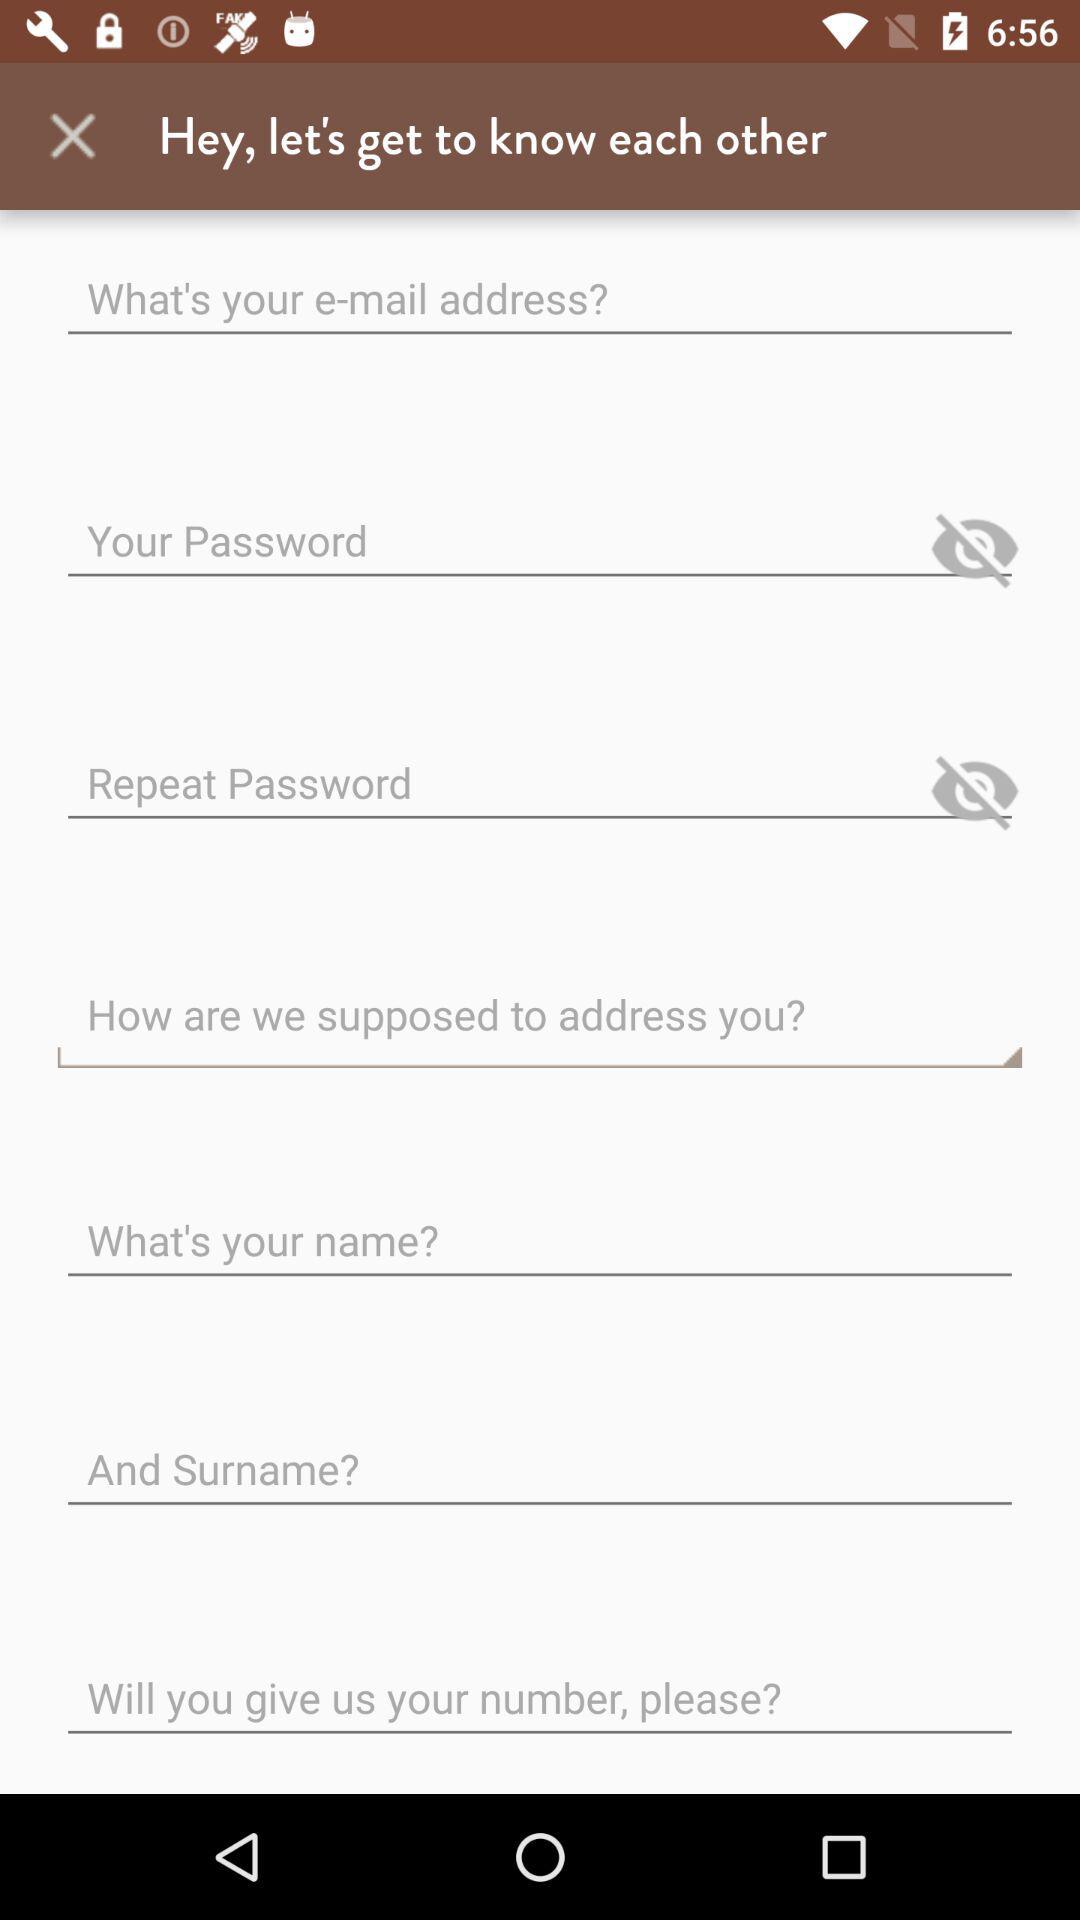 Image resolution: width=1080 pixels, height=1920 pixels. Describe the element at coordinates (540, 281) in the screenshot. I see `e-mail address` at that location.